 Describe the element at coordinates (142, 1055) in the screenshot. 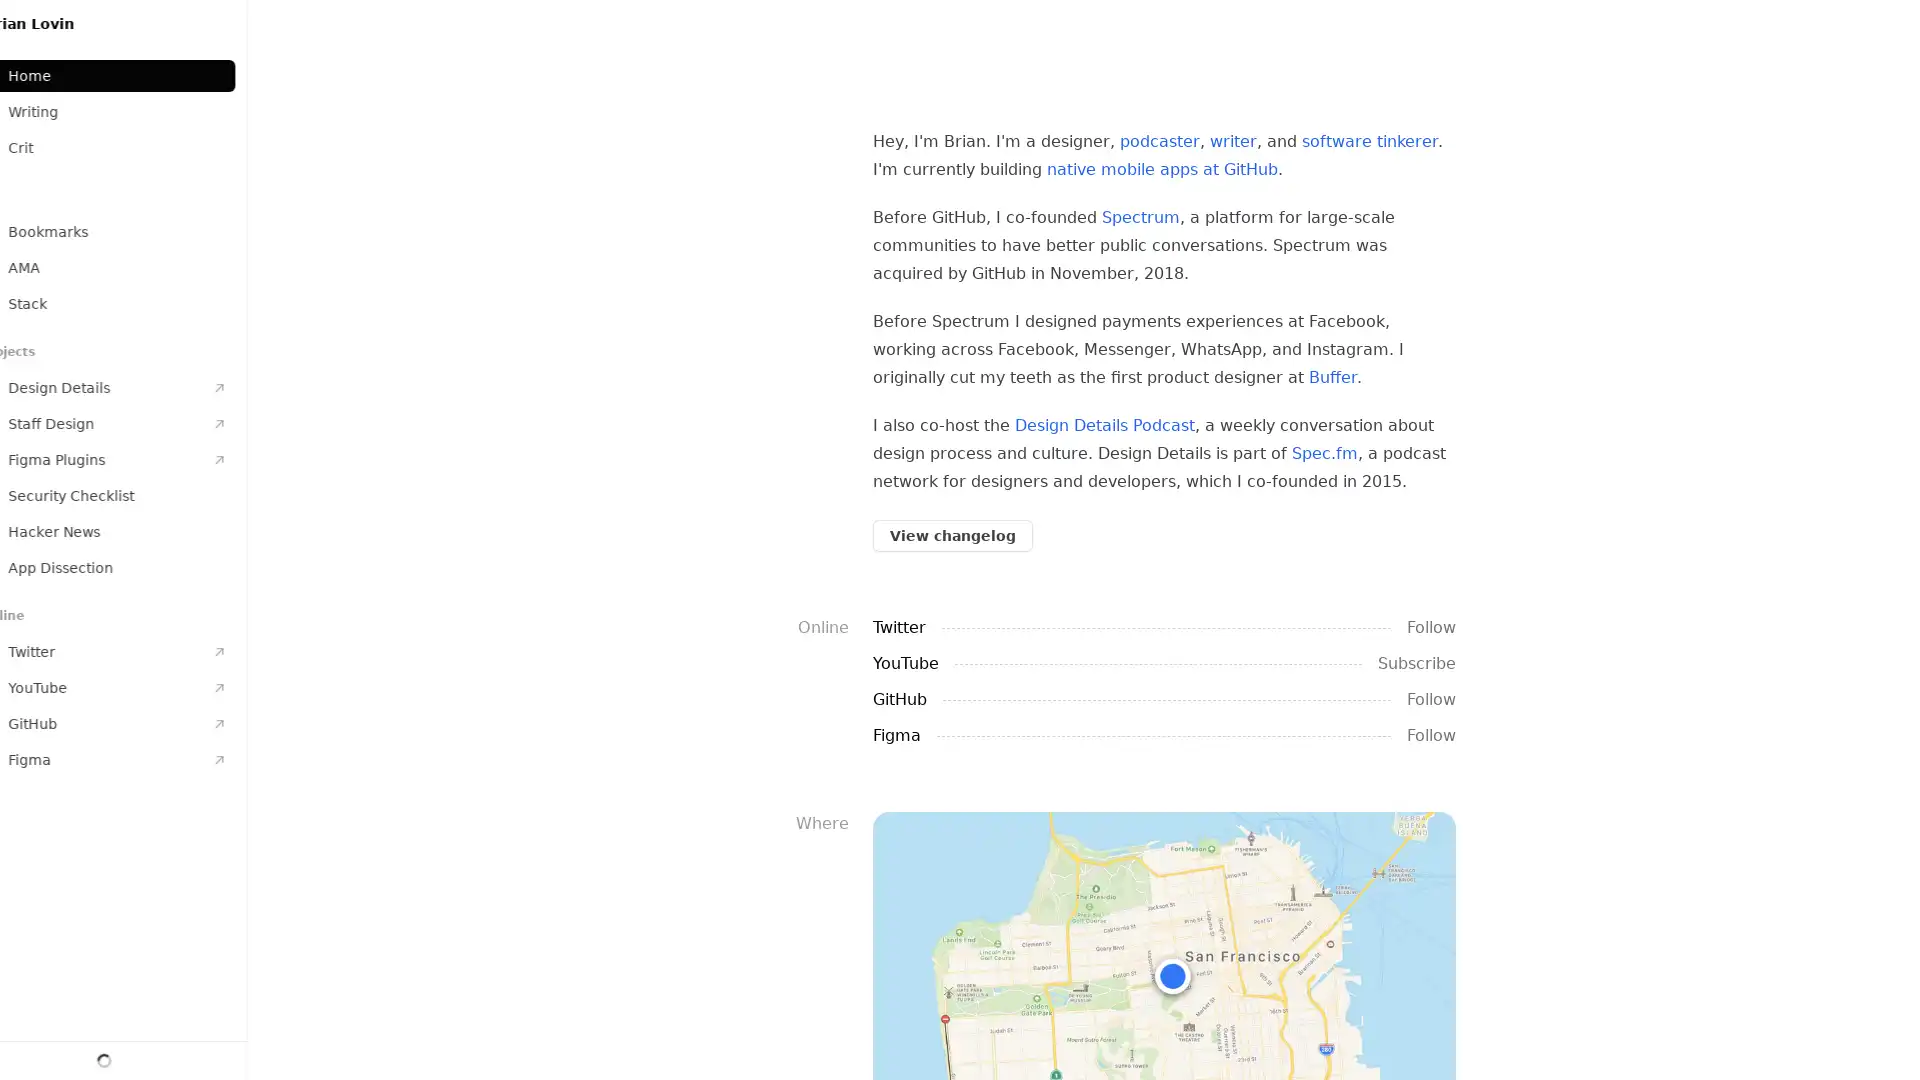

I see `Sign in` at that location.